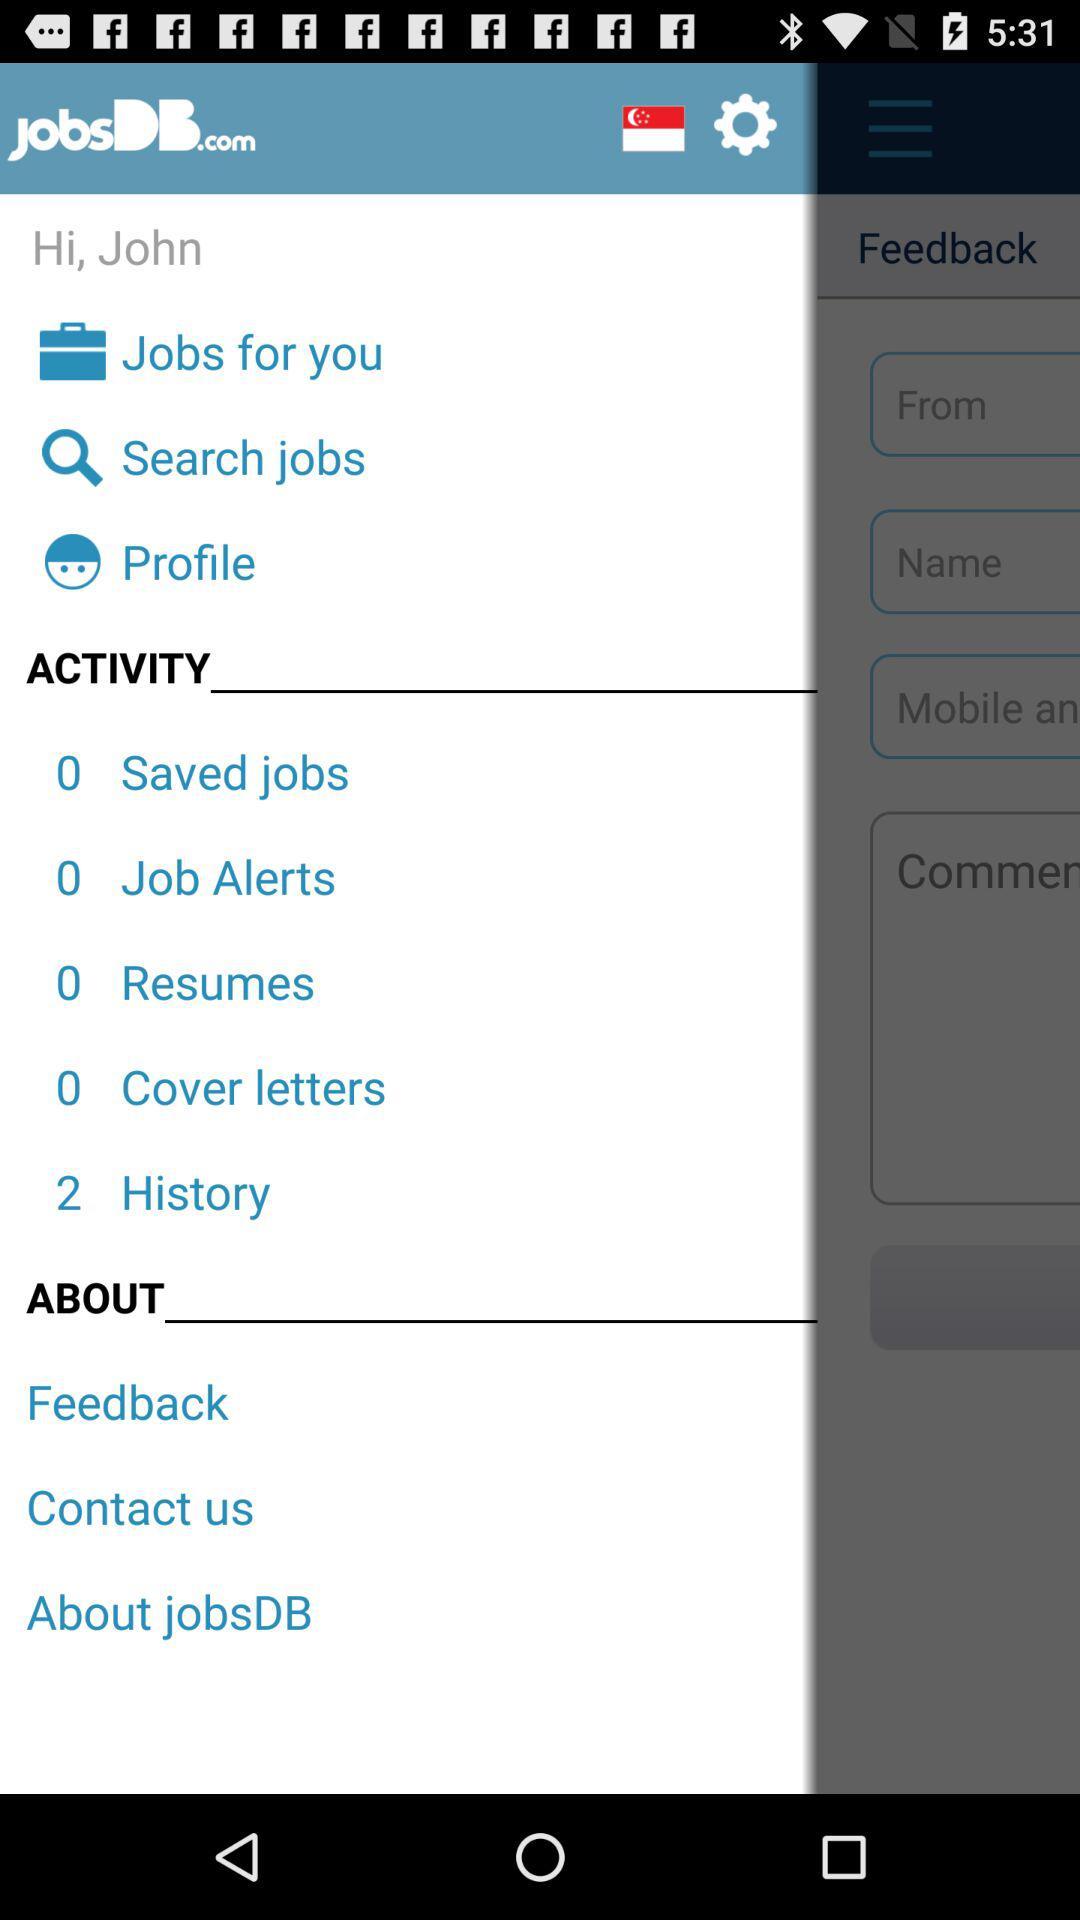 This screenshot has height=1920, width=1080. What do you see at coordinates (698, 127) in the screenshot?
I see `open settings` at bounding box center [698, 127].